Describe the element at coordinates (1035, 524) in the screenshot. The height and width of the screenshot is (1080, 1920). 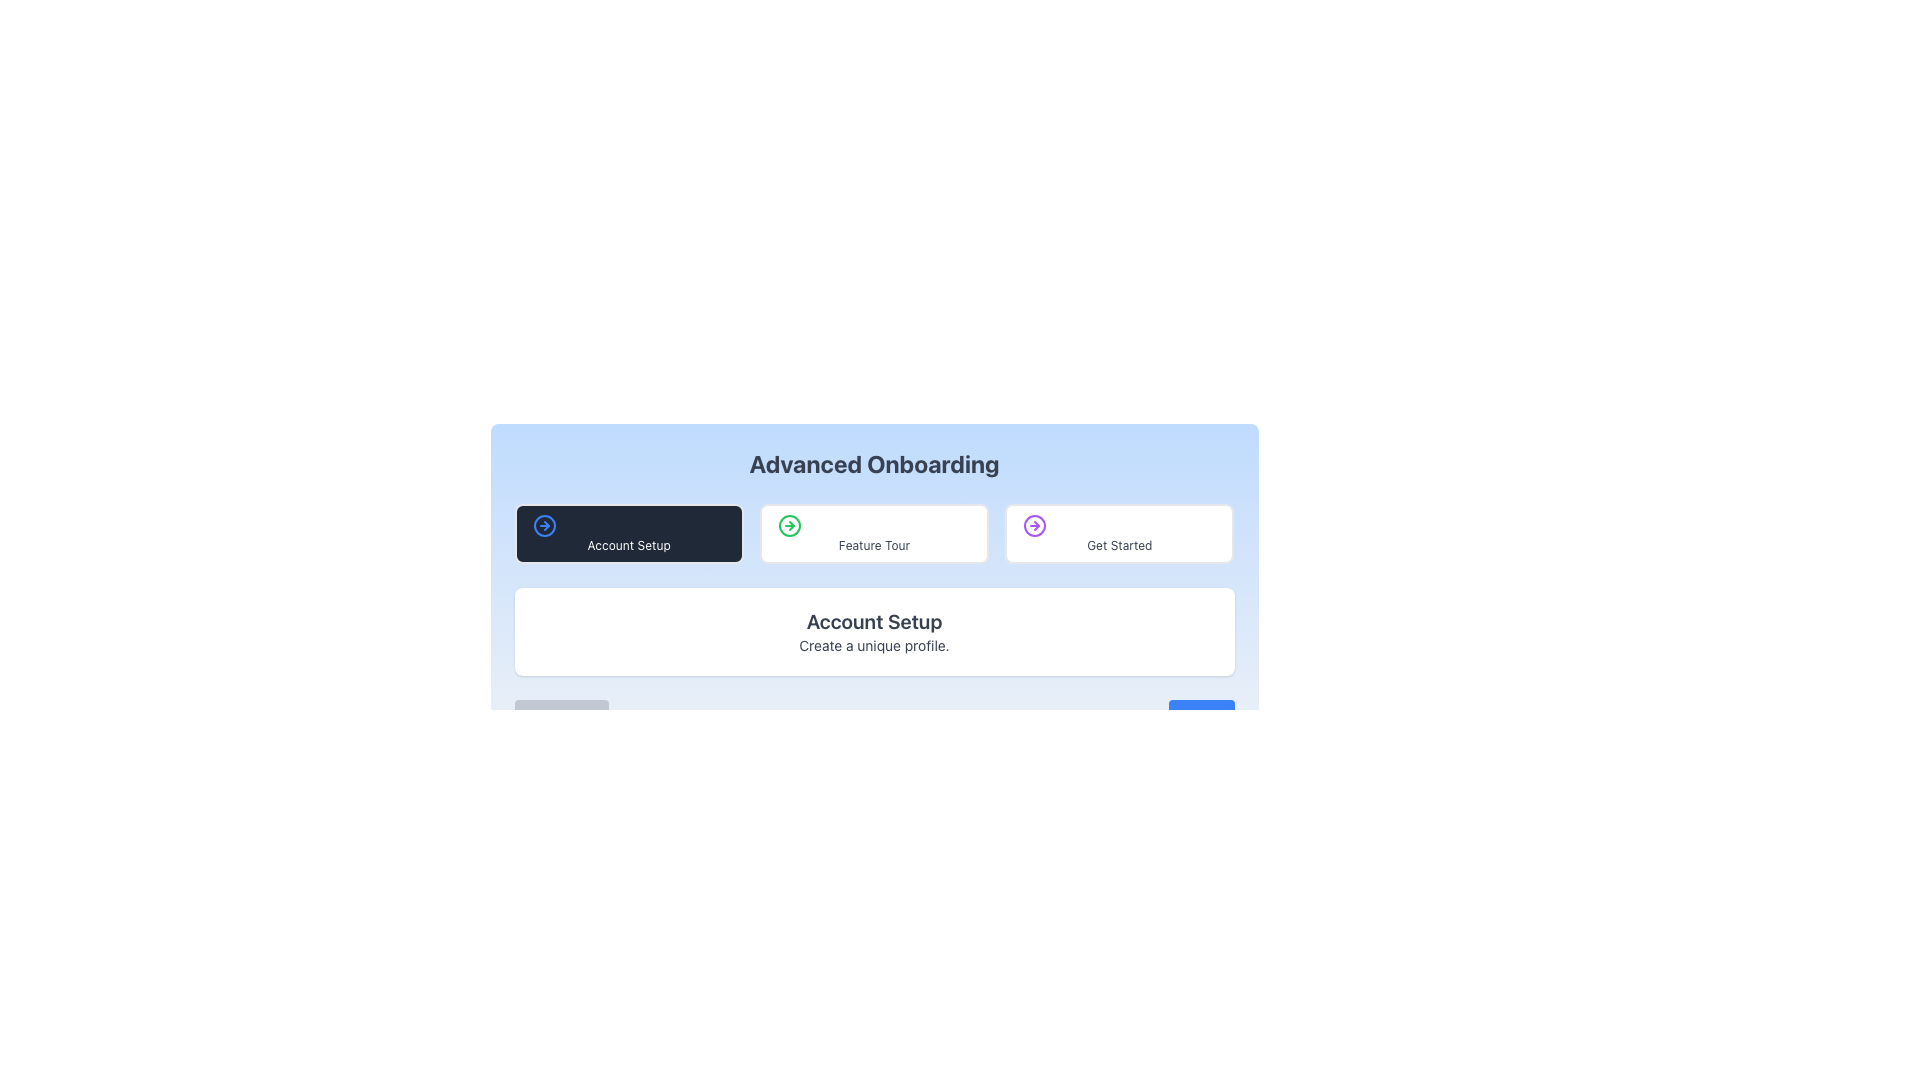
I see `the icon located within the 'Get Started' button, which represents progression and is placed to the left of the button text` at that location.